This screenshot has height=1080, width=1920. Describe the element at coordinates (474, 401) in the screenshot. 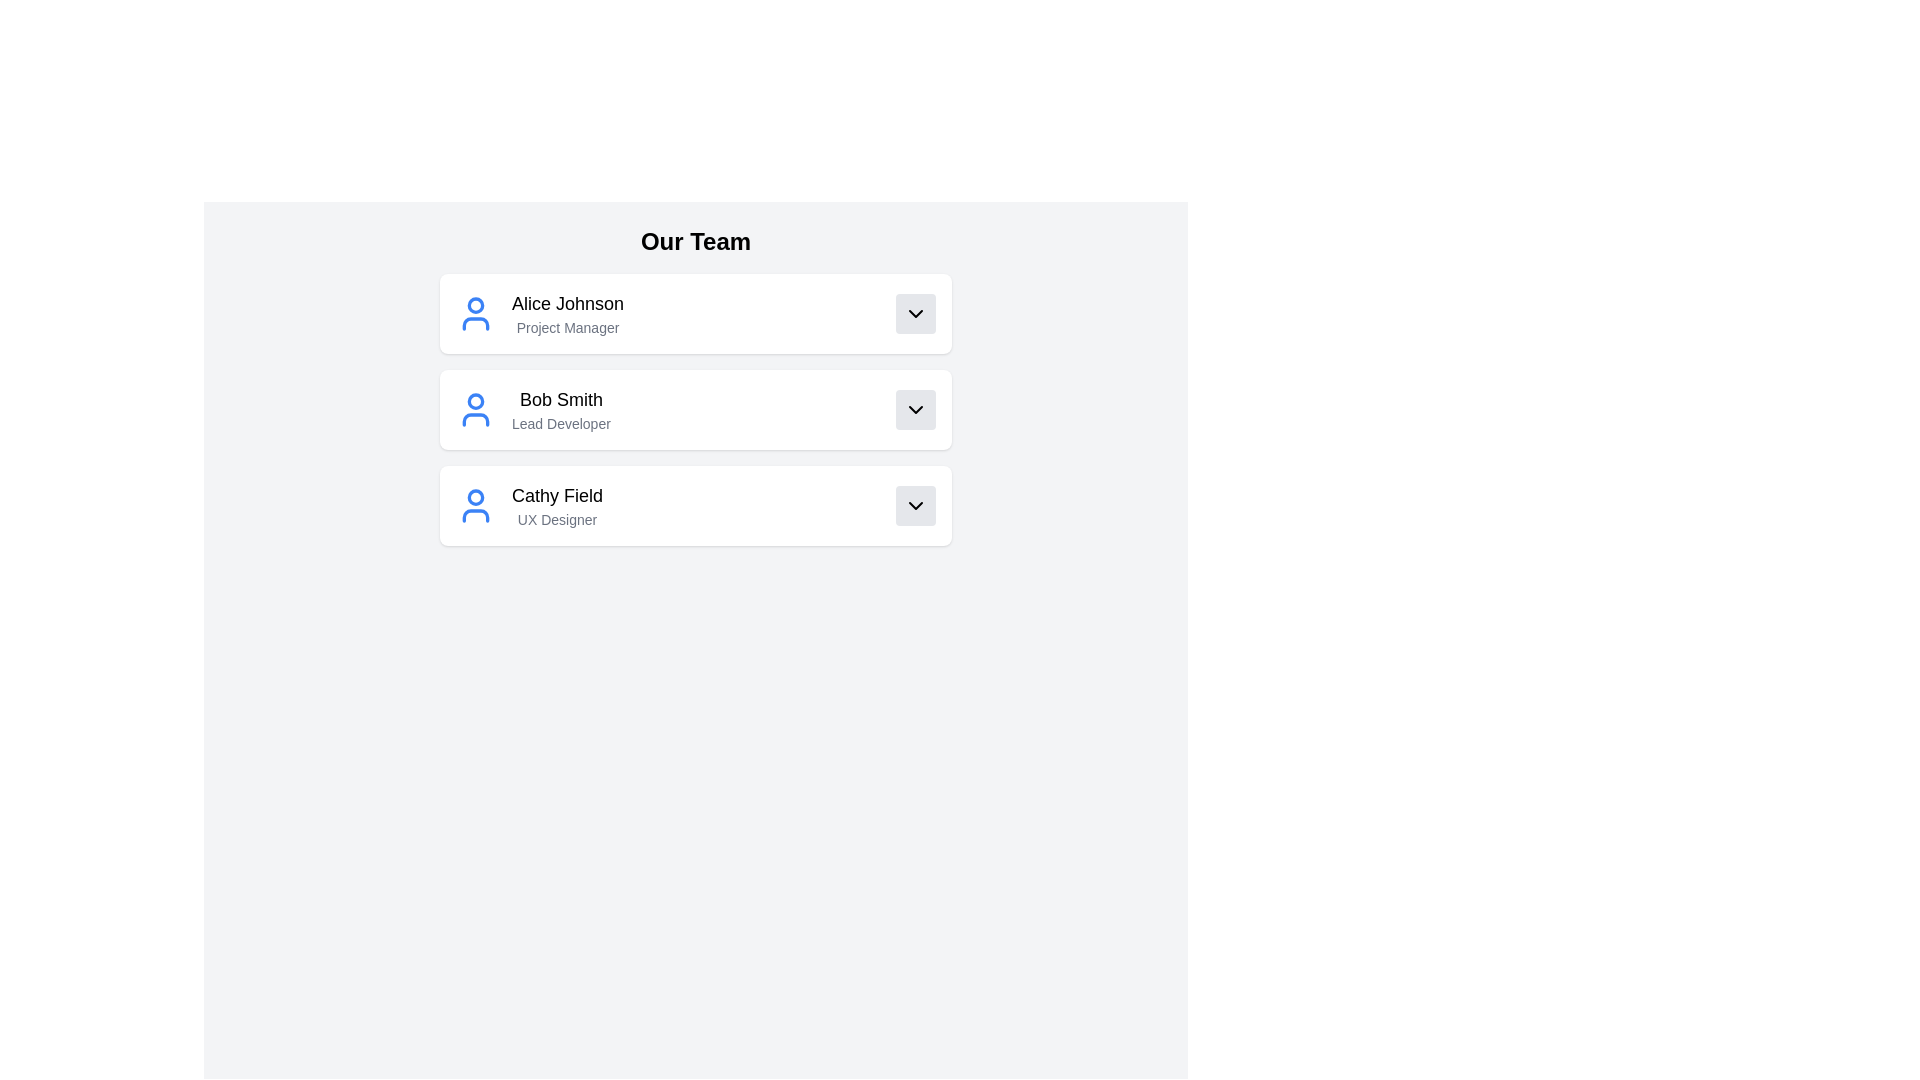

I see `the head part of the user icon representing 'Bob Smith', which is the second element in the vertical list of user profiles` at that location.